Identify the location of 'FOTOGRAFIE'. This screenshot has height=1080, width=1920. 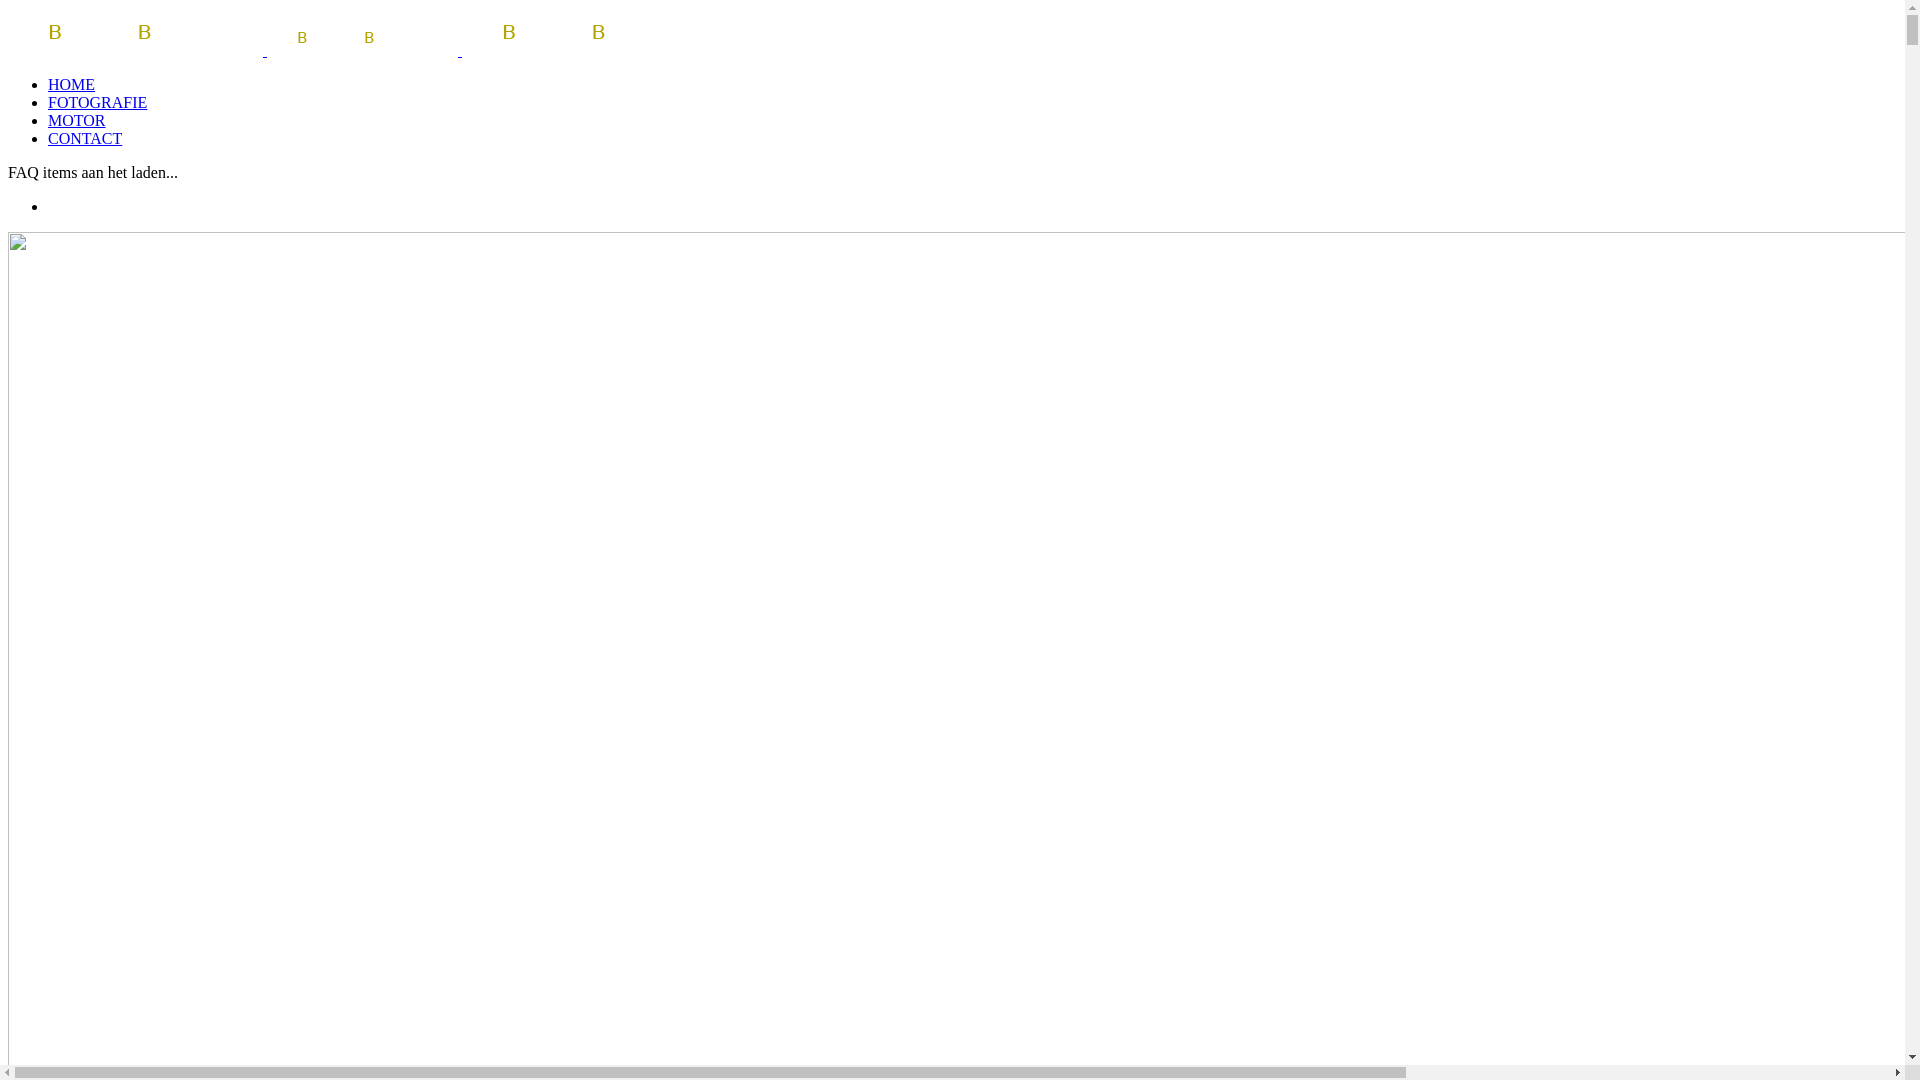
(96, 102).